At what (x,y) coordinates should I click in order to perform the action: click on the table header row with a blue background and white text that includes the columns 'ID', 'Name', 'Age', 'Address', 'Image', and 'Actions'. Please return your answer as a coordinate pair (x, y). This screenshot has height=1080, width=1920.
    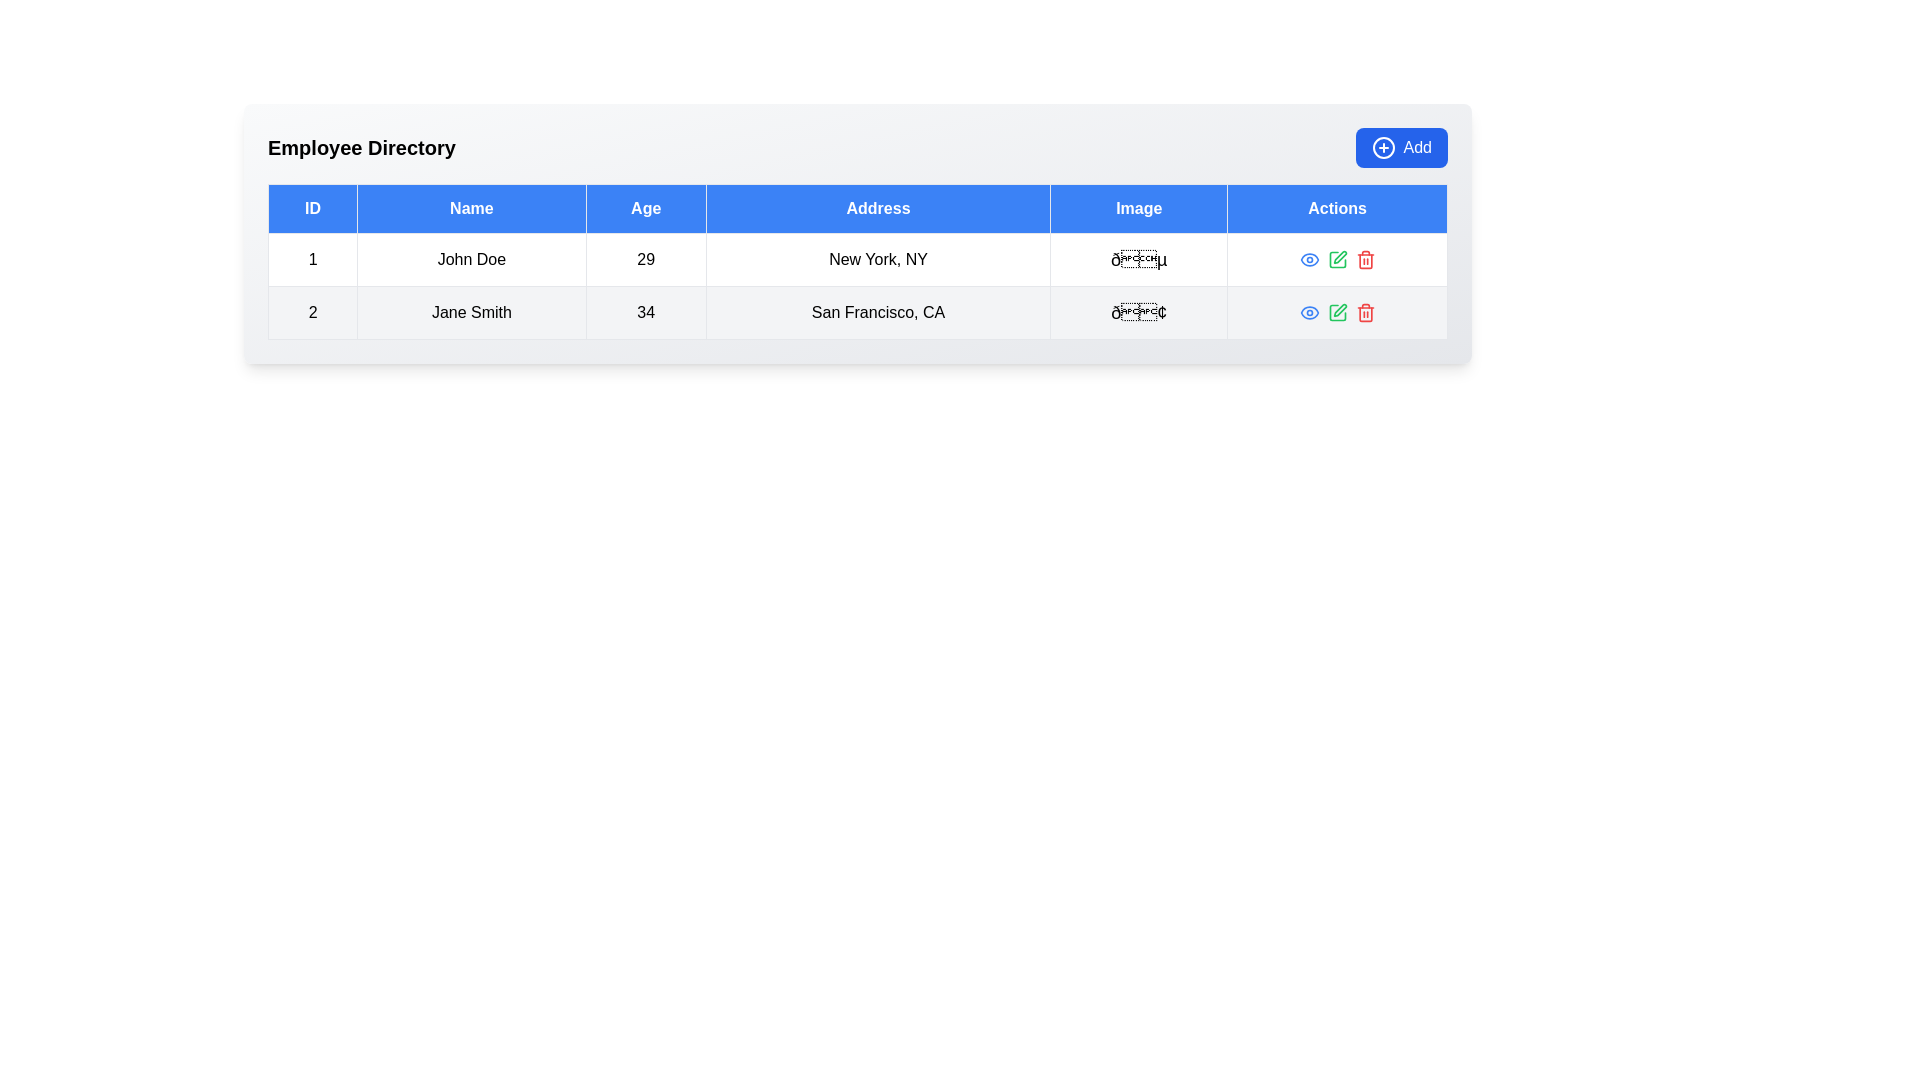
    Looking at the image, I should click on (858, 208).